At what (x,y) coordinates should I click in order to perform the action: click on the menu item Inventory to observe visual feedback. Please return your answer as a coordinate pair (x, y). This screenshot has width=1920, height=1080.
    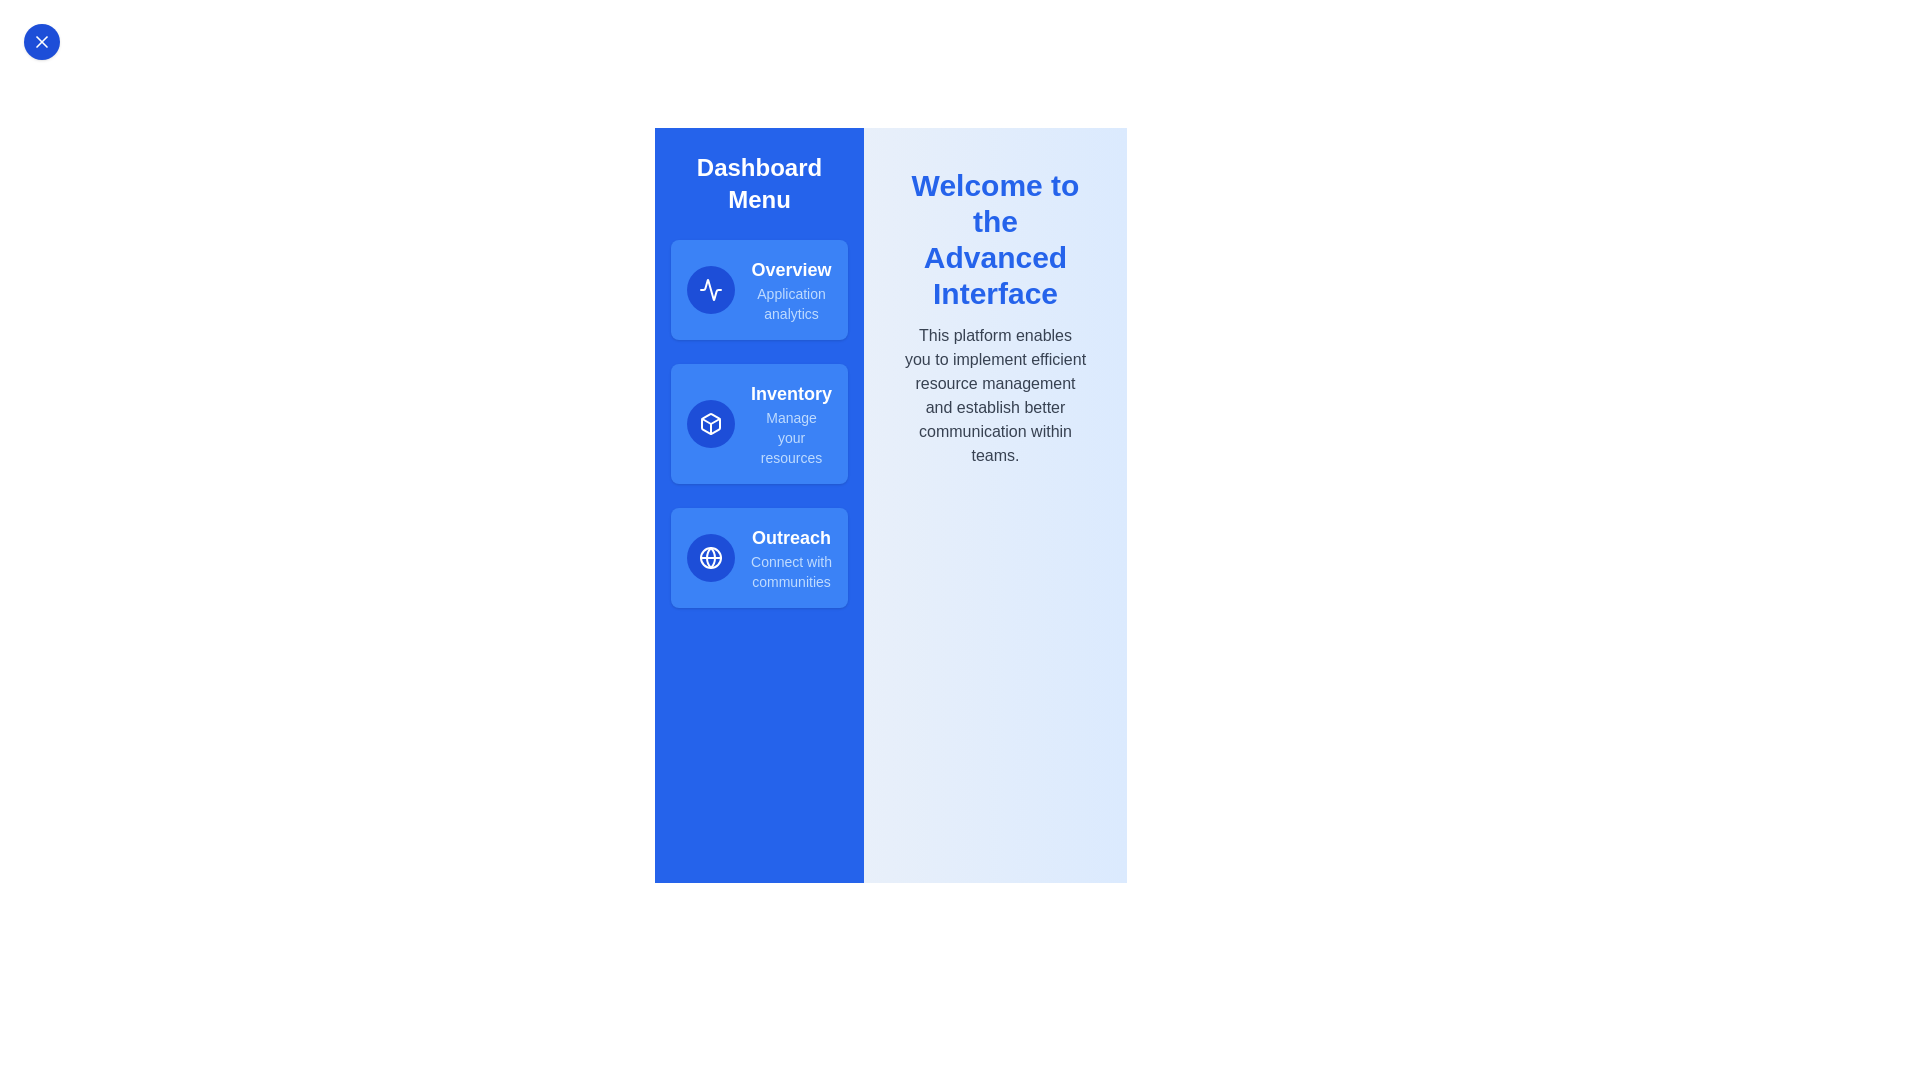
    Looking at the image, I should click on (758, 423).